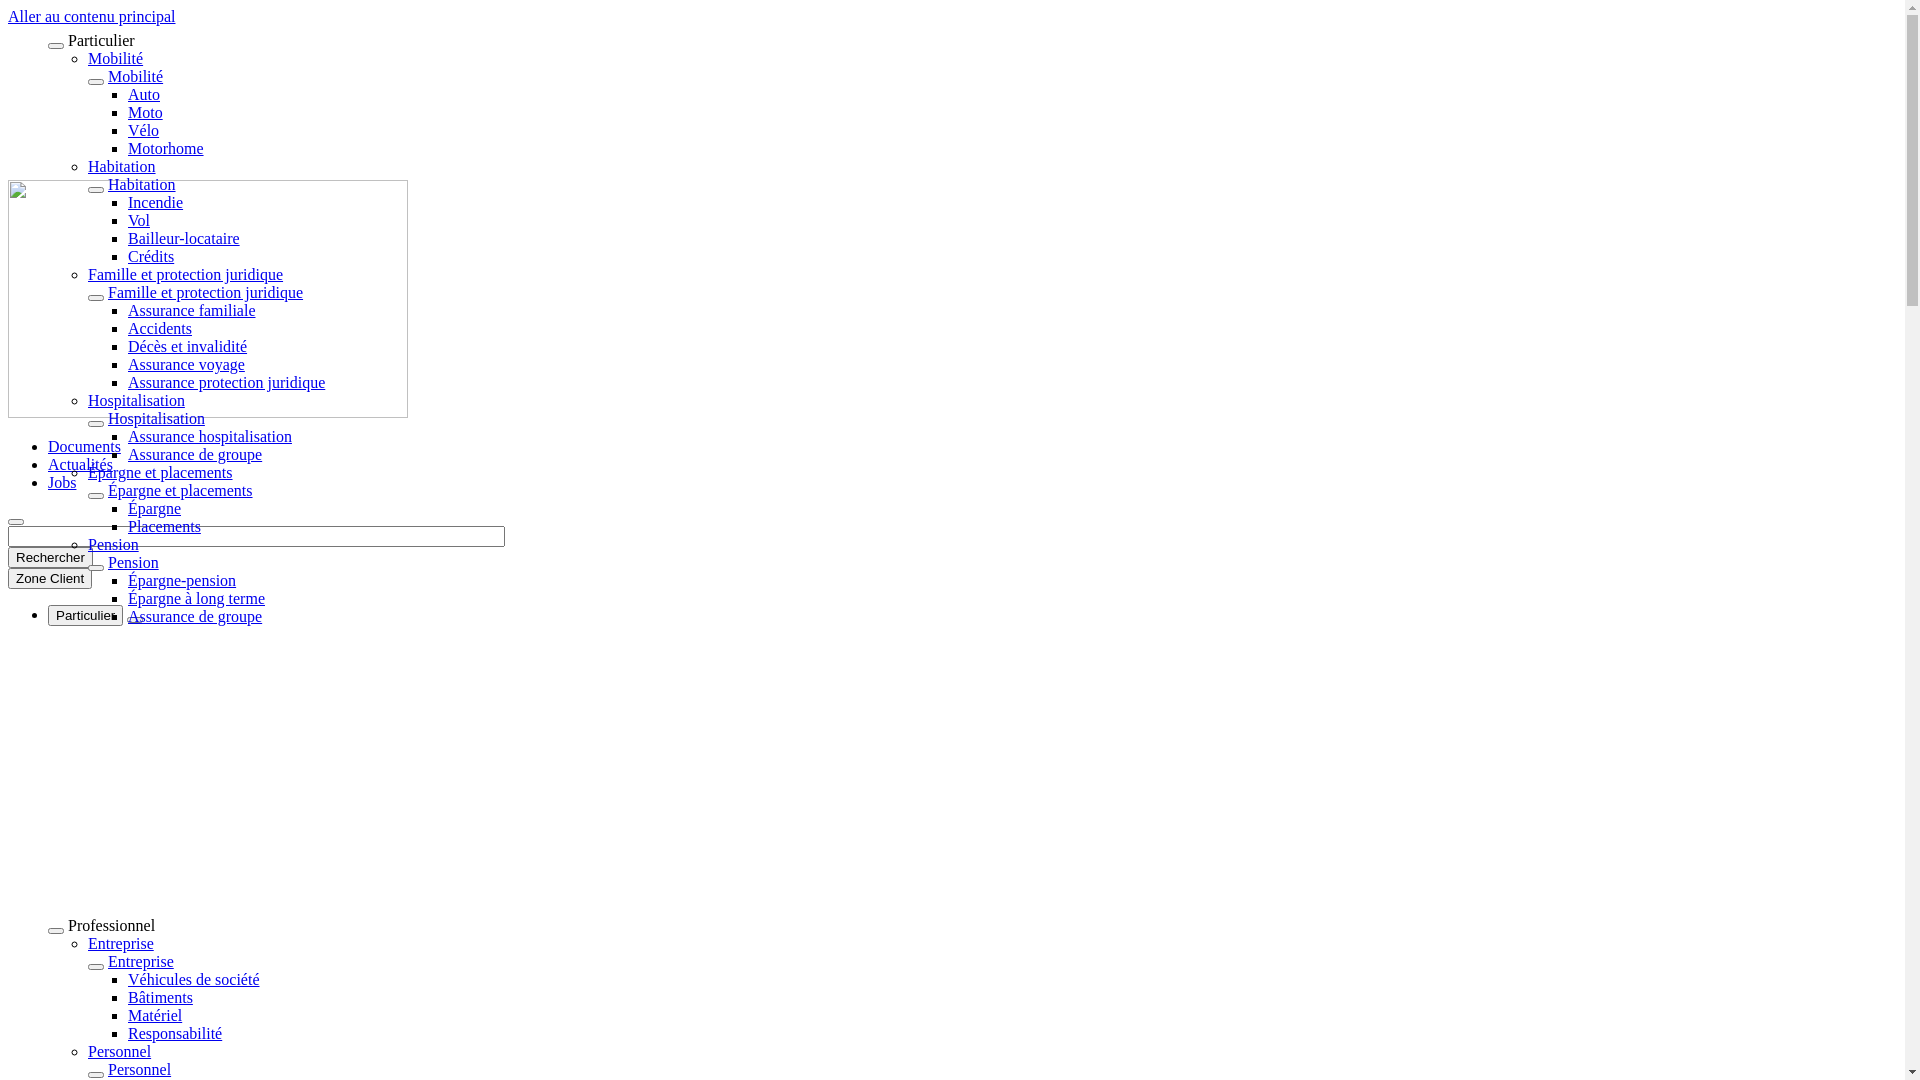 The width and height of the screenshot is (1920, 1080). What do you see at coordinates (143, 94) in the screenshot?
I see `'Auto'` at bounding box center [143, 94].